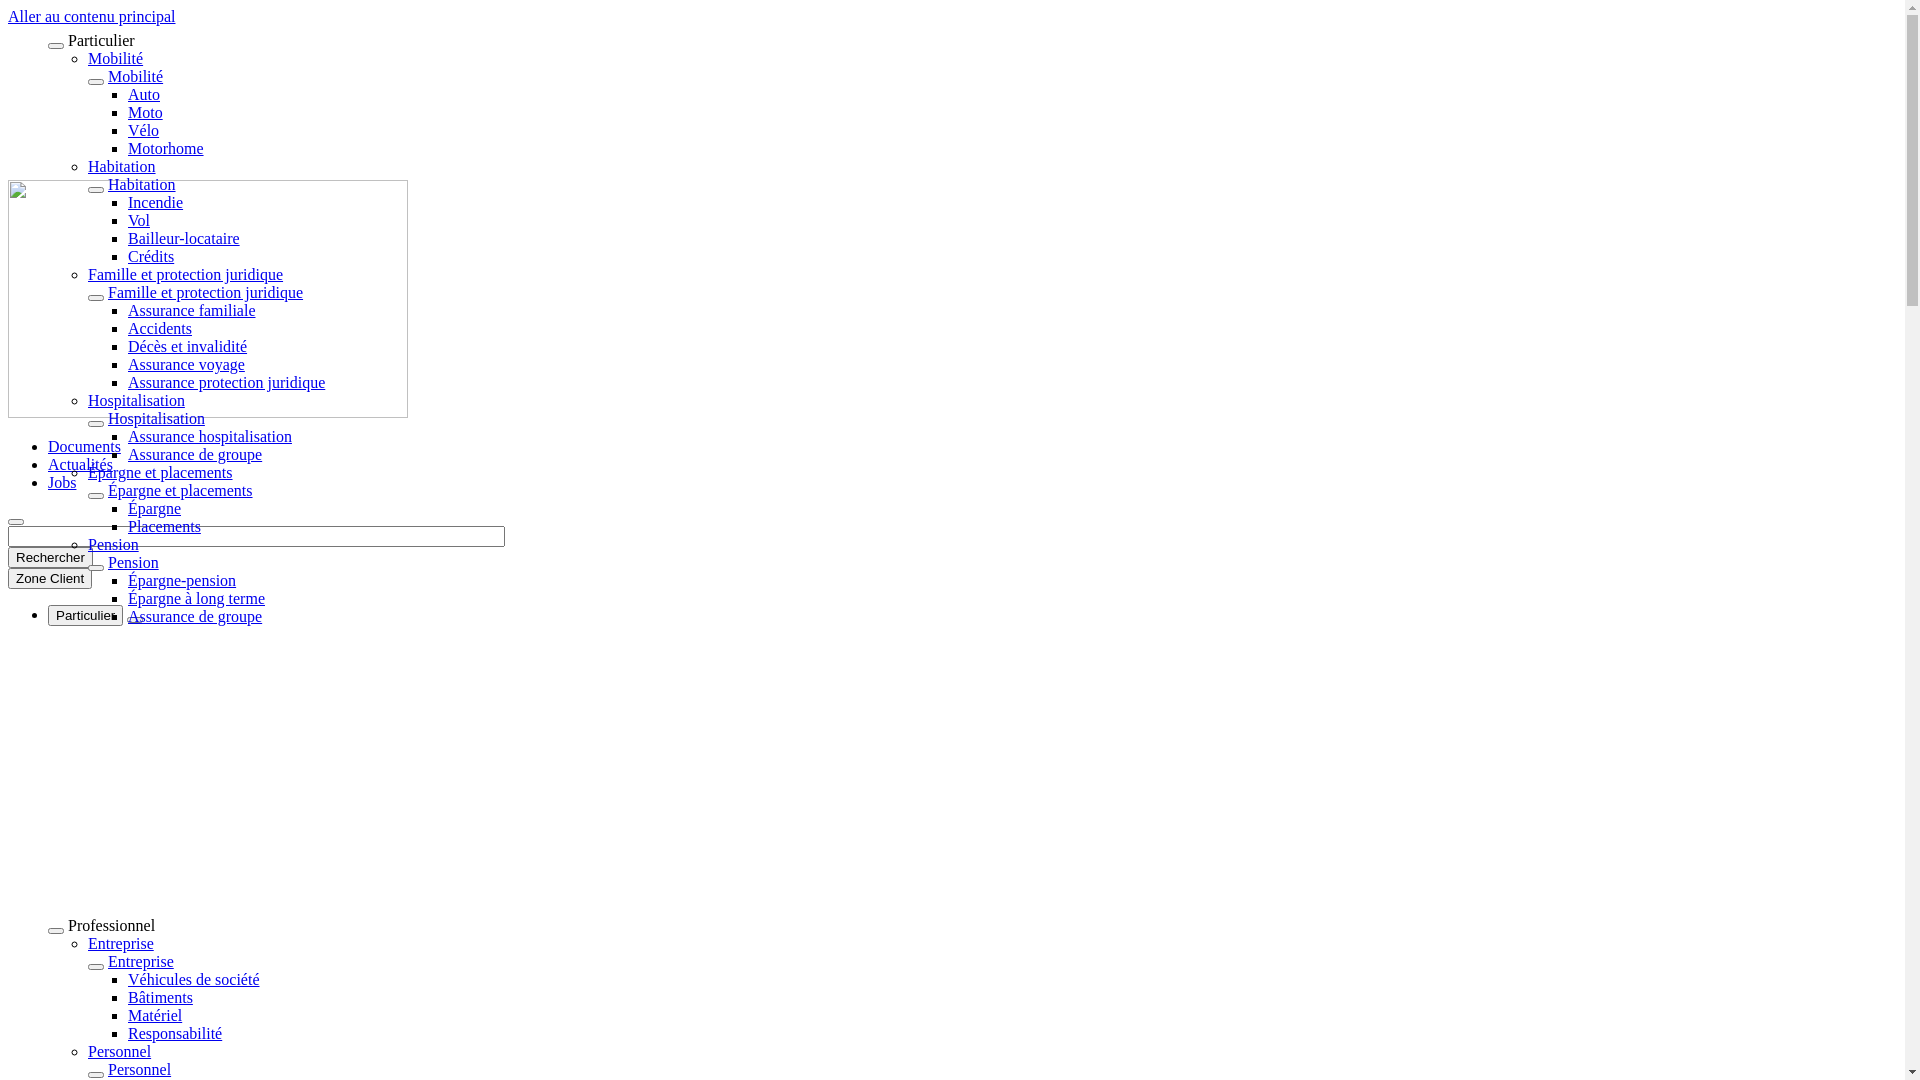 The width and height of the screenshot is (1920, 1080). What do you see at coordinates (143, 94) in the screenshot?
I see `'Auto'` at bounding box center [143, 94].